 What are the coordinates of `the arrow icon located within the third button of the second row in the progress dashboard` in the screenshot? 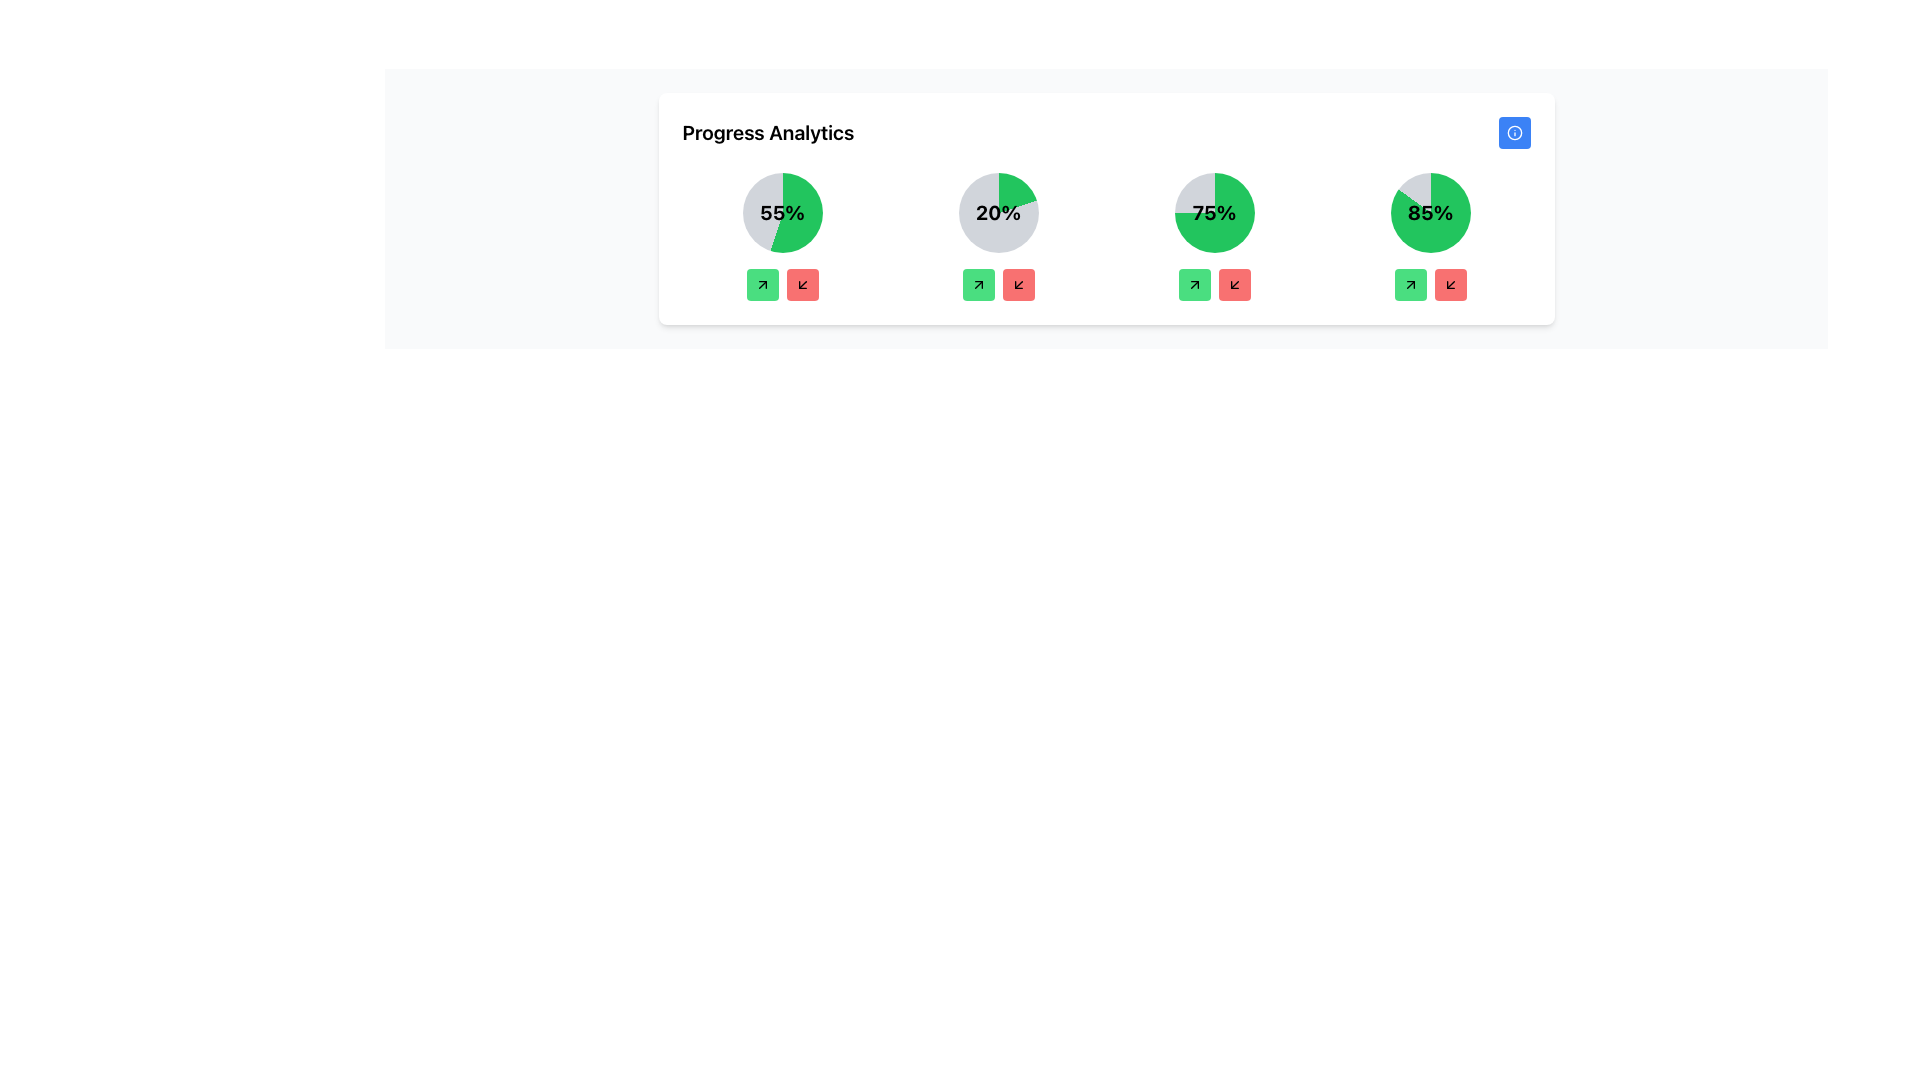 It's located at (1018, 285).